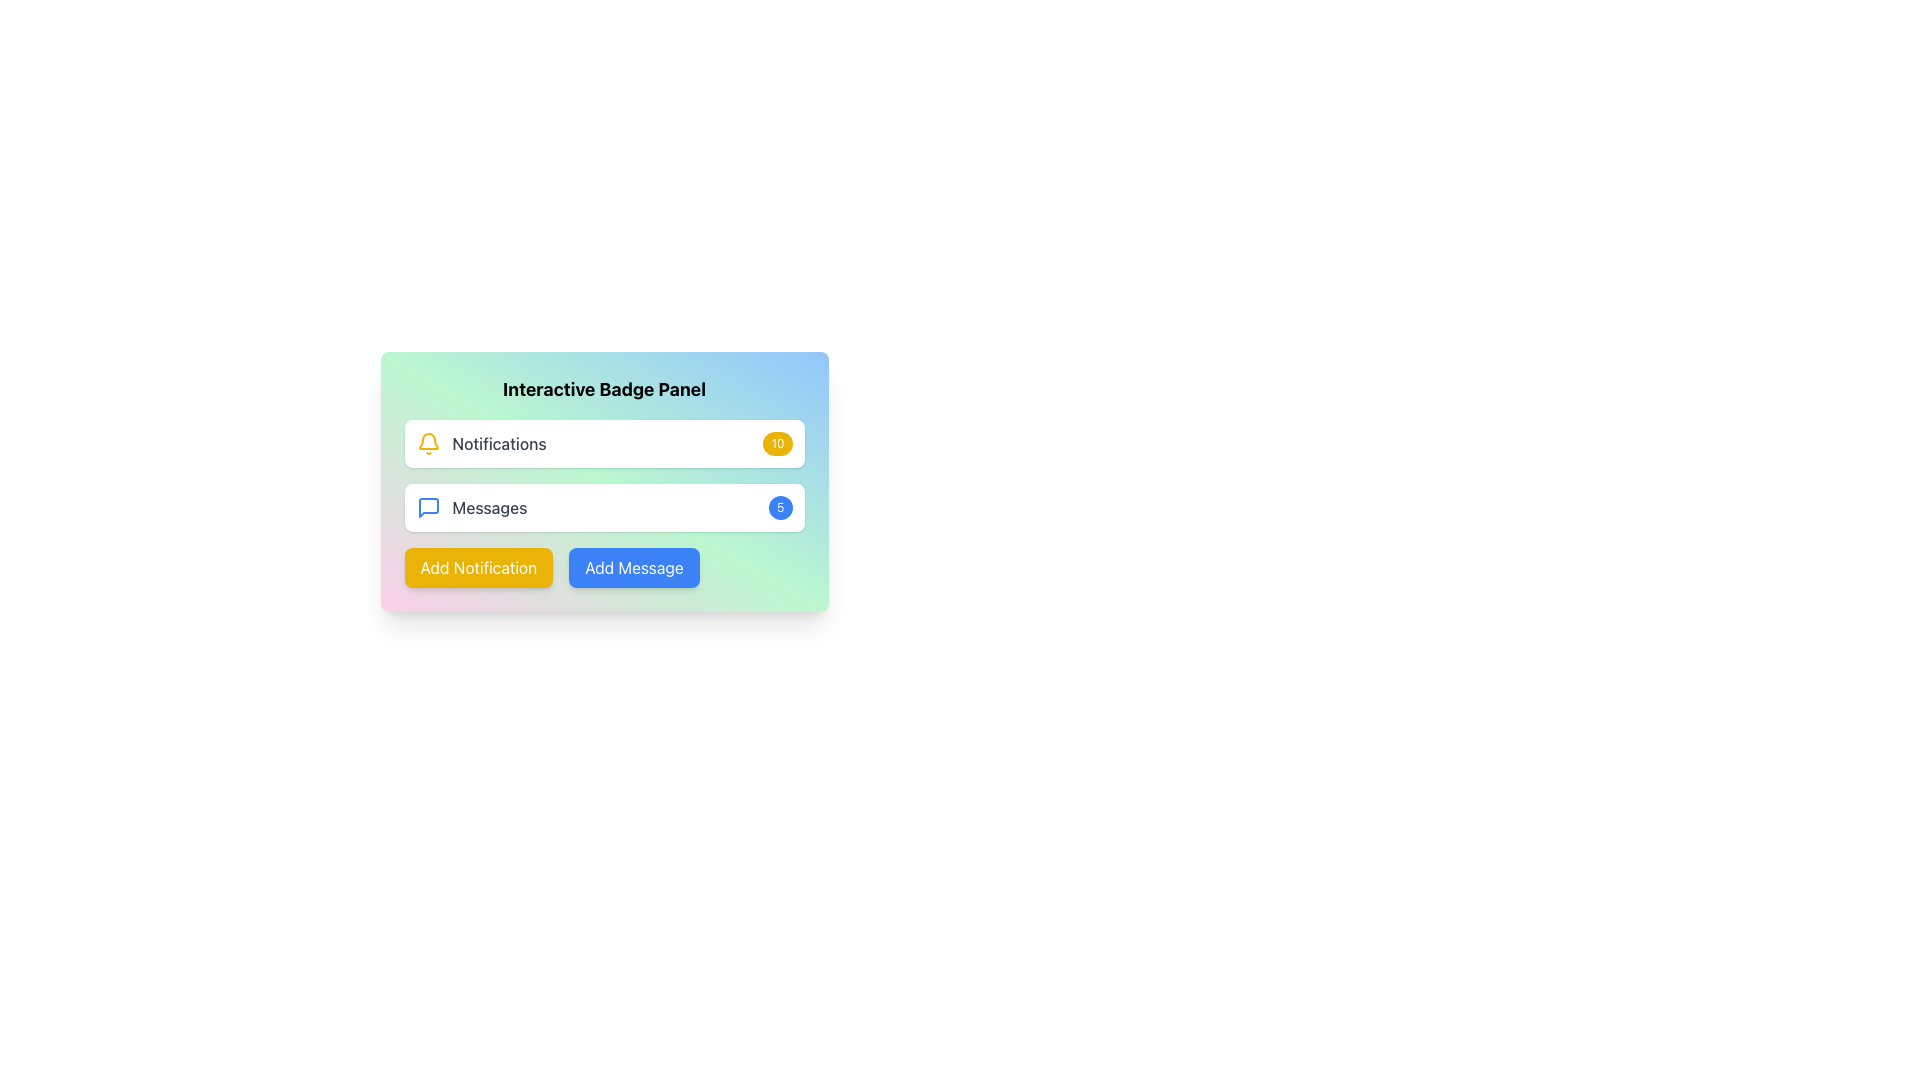 The height and width of the screenshot is (1080, 1920). I want to click on the blue outlined message bubble icon located to the left of the 'Messages' label, so click(427, 507).